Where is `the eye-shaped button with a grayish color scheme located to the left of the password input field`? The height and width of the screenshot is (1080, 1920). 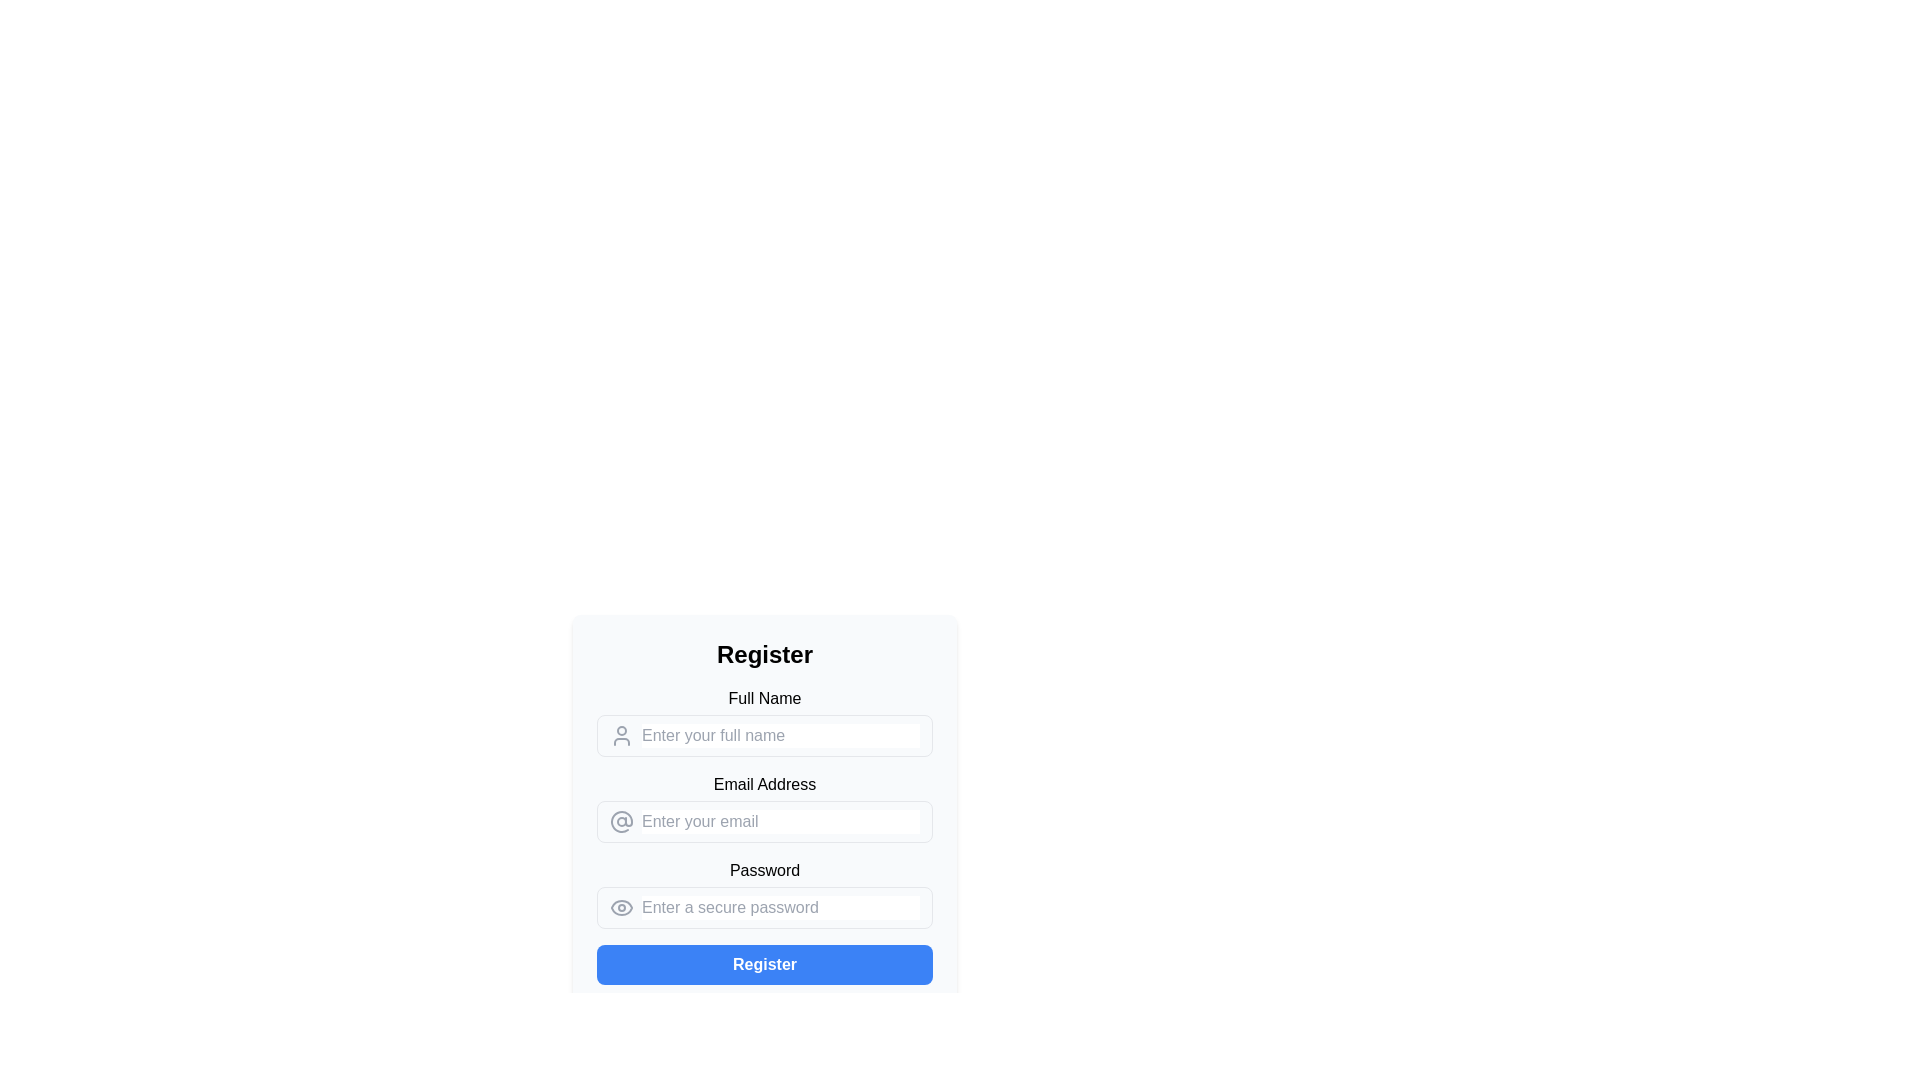
the eye-shaped button with a grayish color scheme located to the left of the password input field is located at coordinates (621, 907).